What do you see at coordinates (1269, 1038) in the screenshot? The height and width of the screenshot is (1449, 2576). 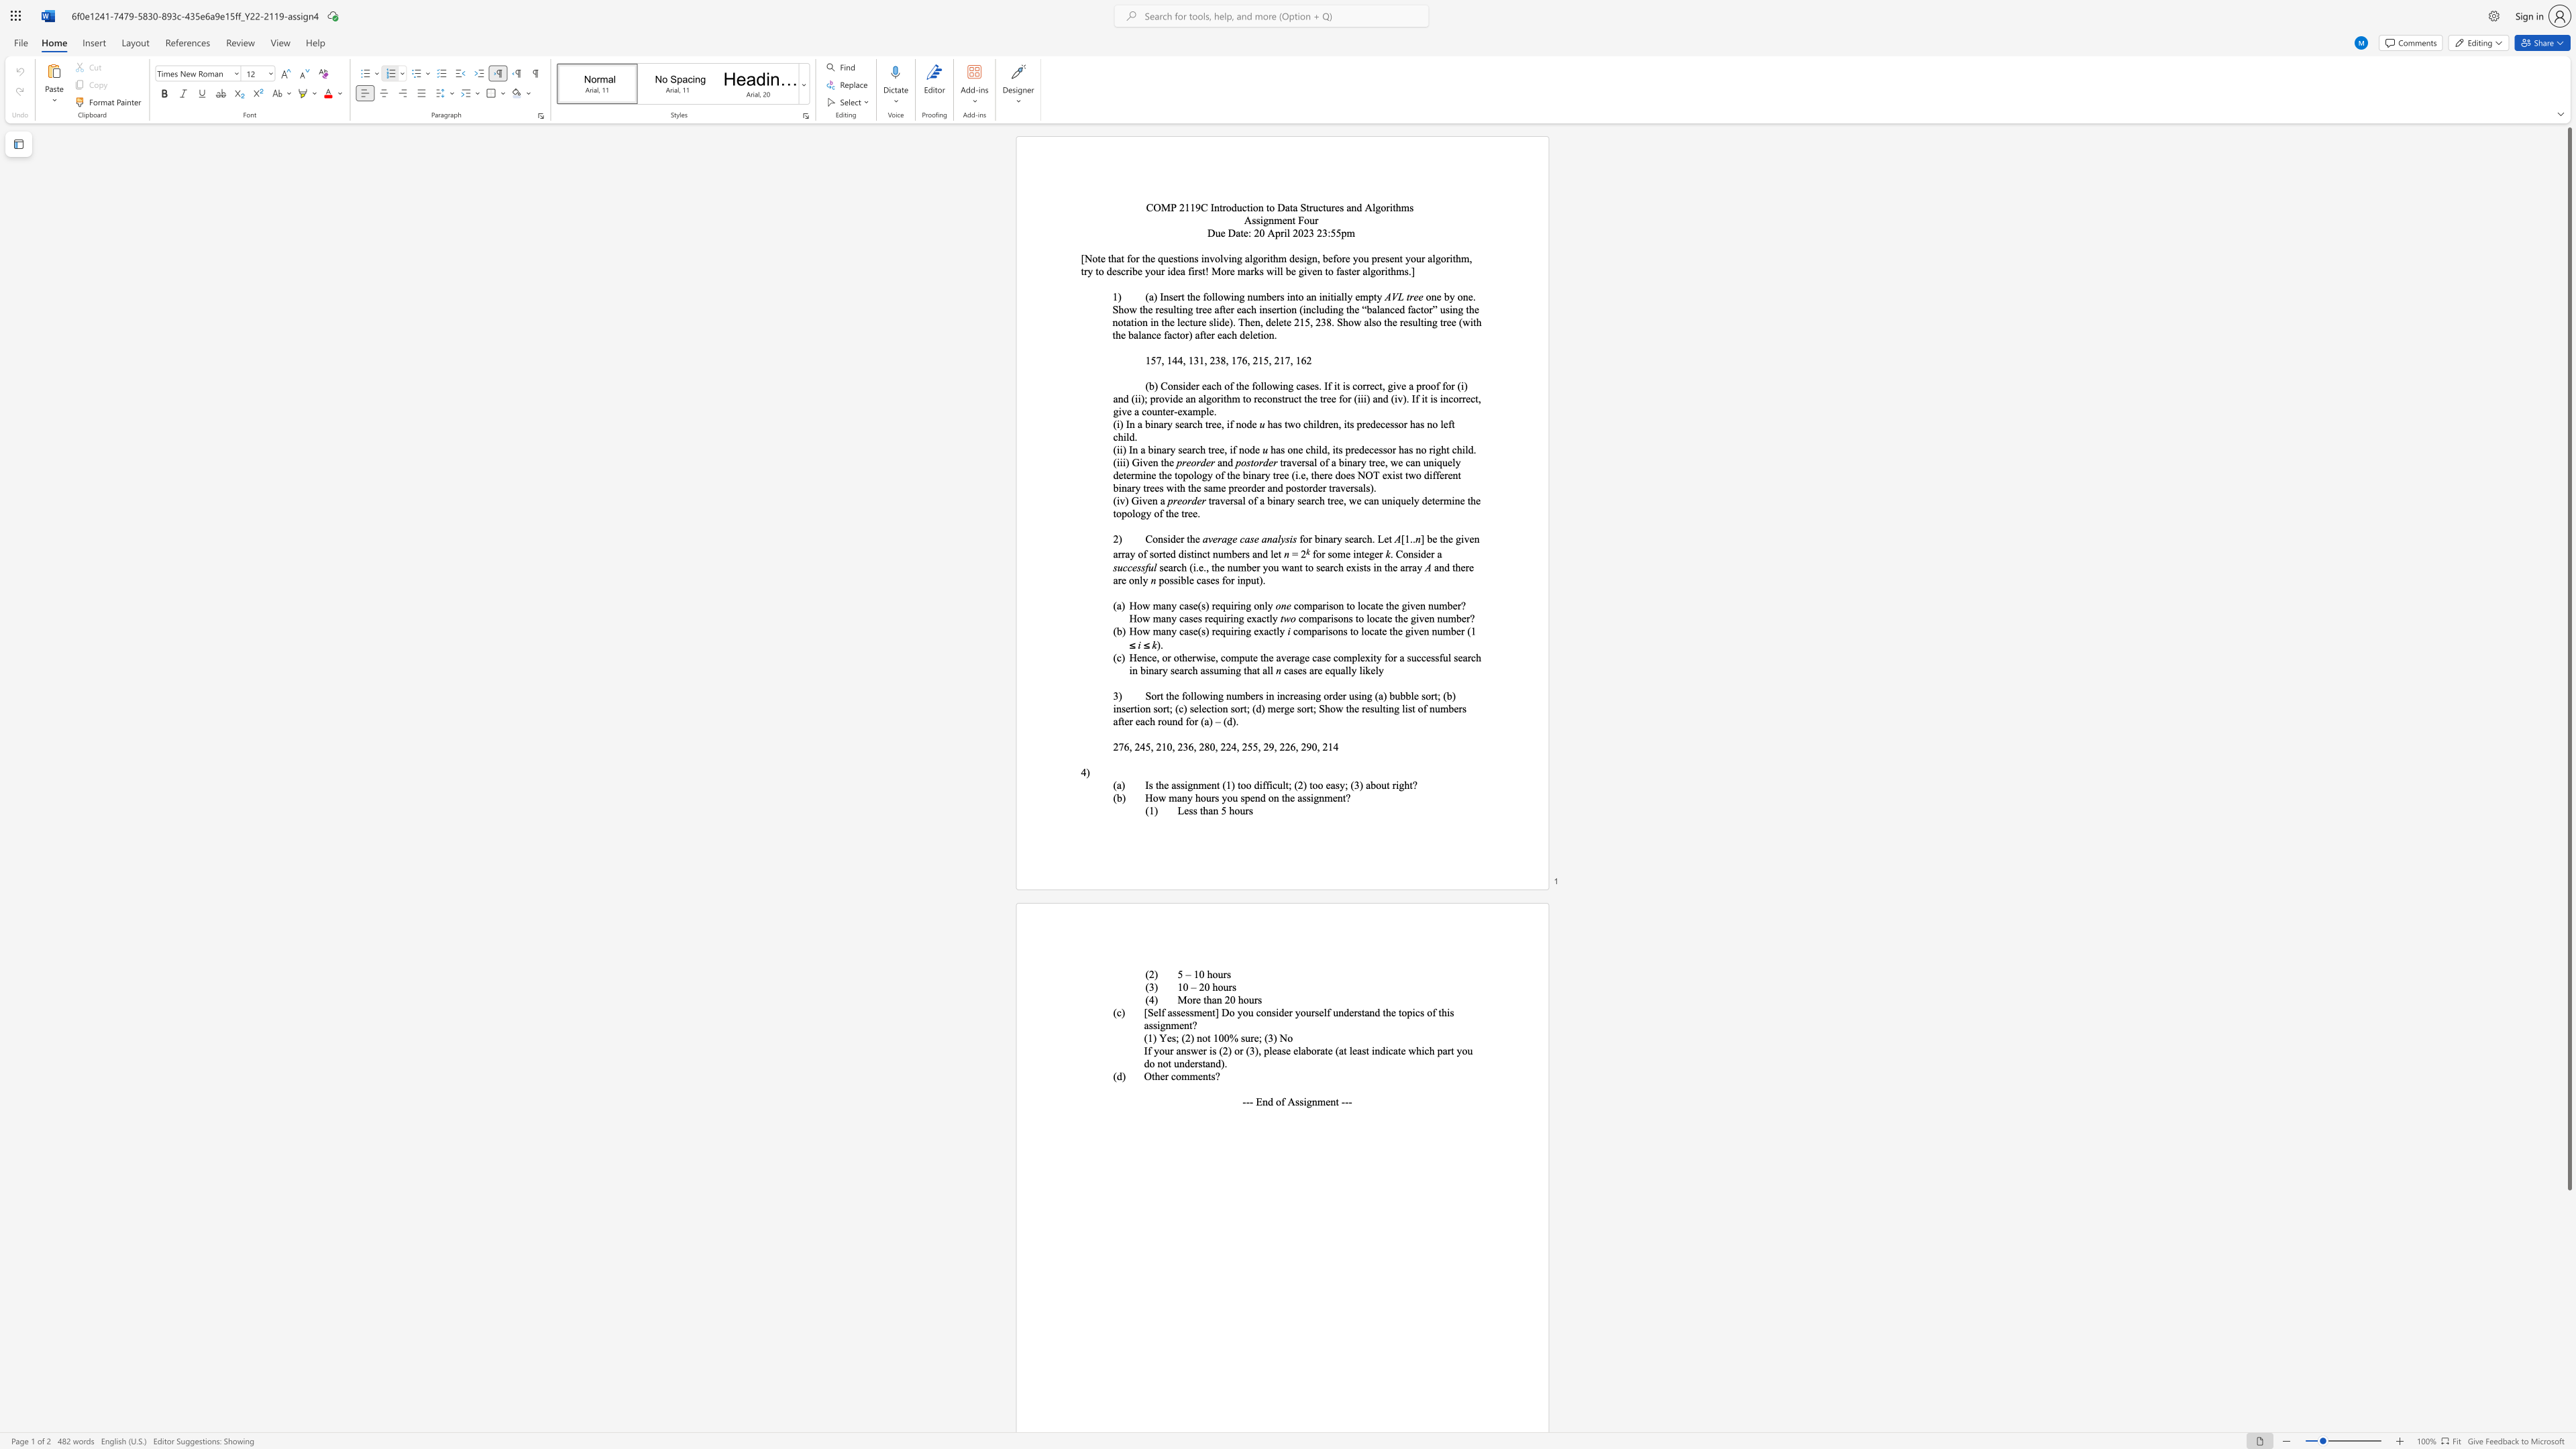 I see `the 1th character "3" in the text` at bounding box center [1269, 1038].